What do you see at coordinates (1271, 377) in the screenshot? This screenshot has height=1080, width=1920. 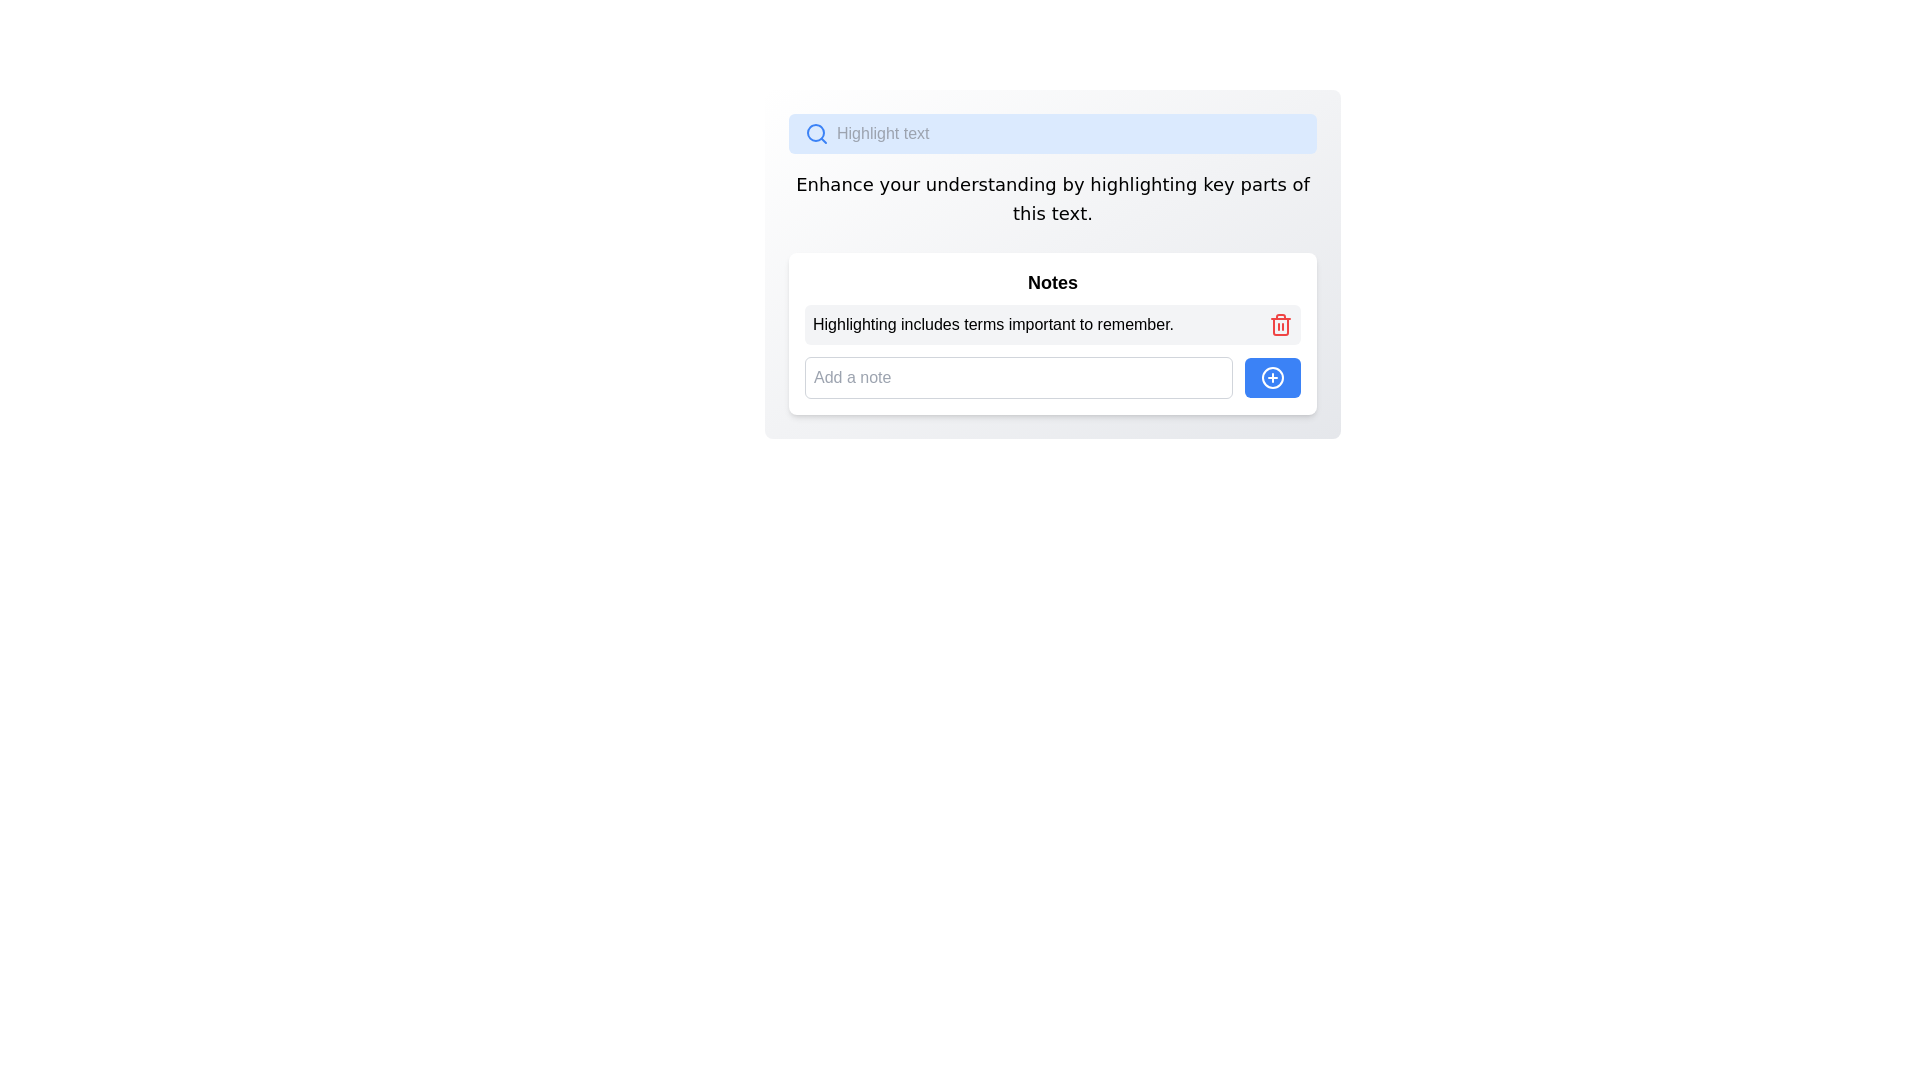 I see `the circular blue button located directly to the right of the 'Add a note' text input field` at bounding box center [1271, 377].